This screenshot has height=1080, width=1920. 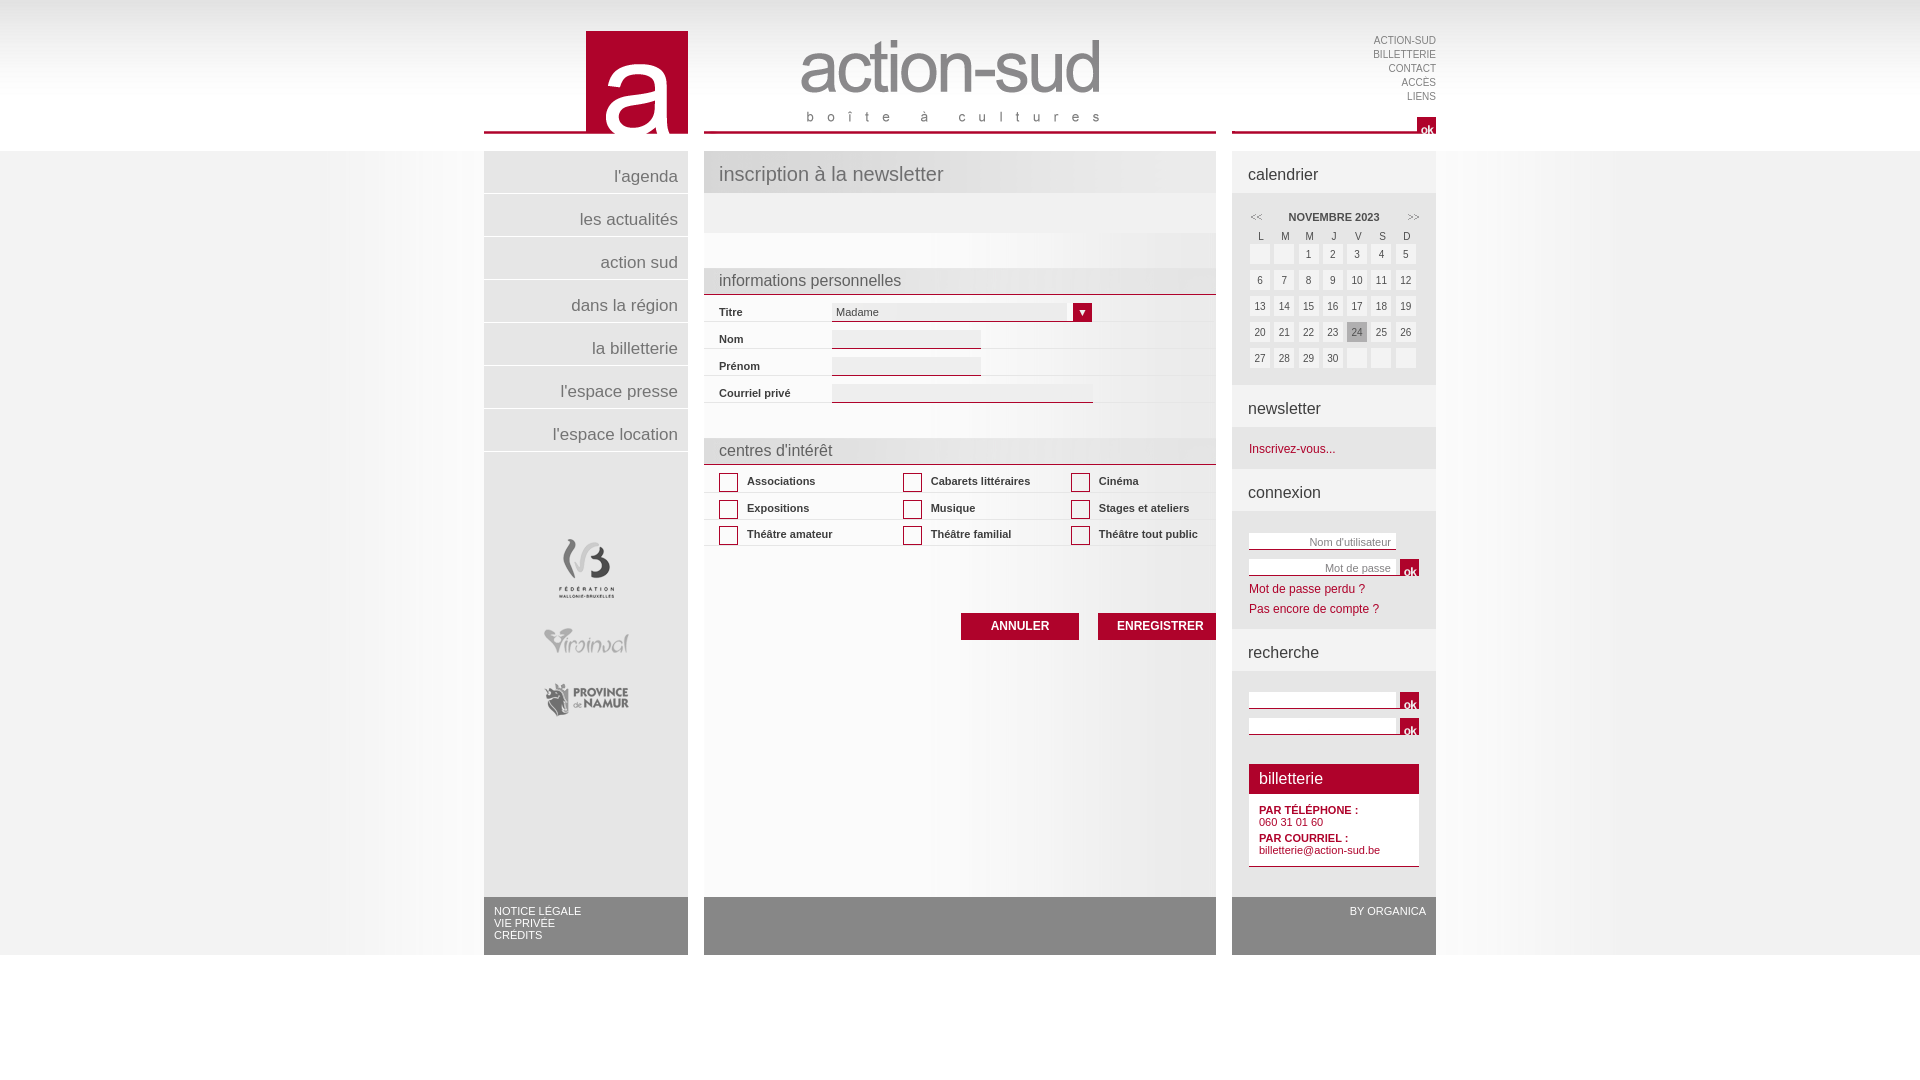 I want to click on '25', so click(x=1381, y=333).